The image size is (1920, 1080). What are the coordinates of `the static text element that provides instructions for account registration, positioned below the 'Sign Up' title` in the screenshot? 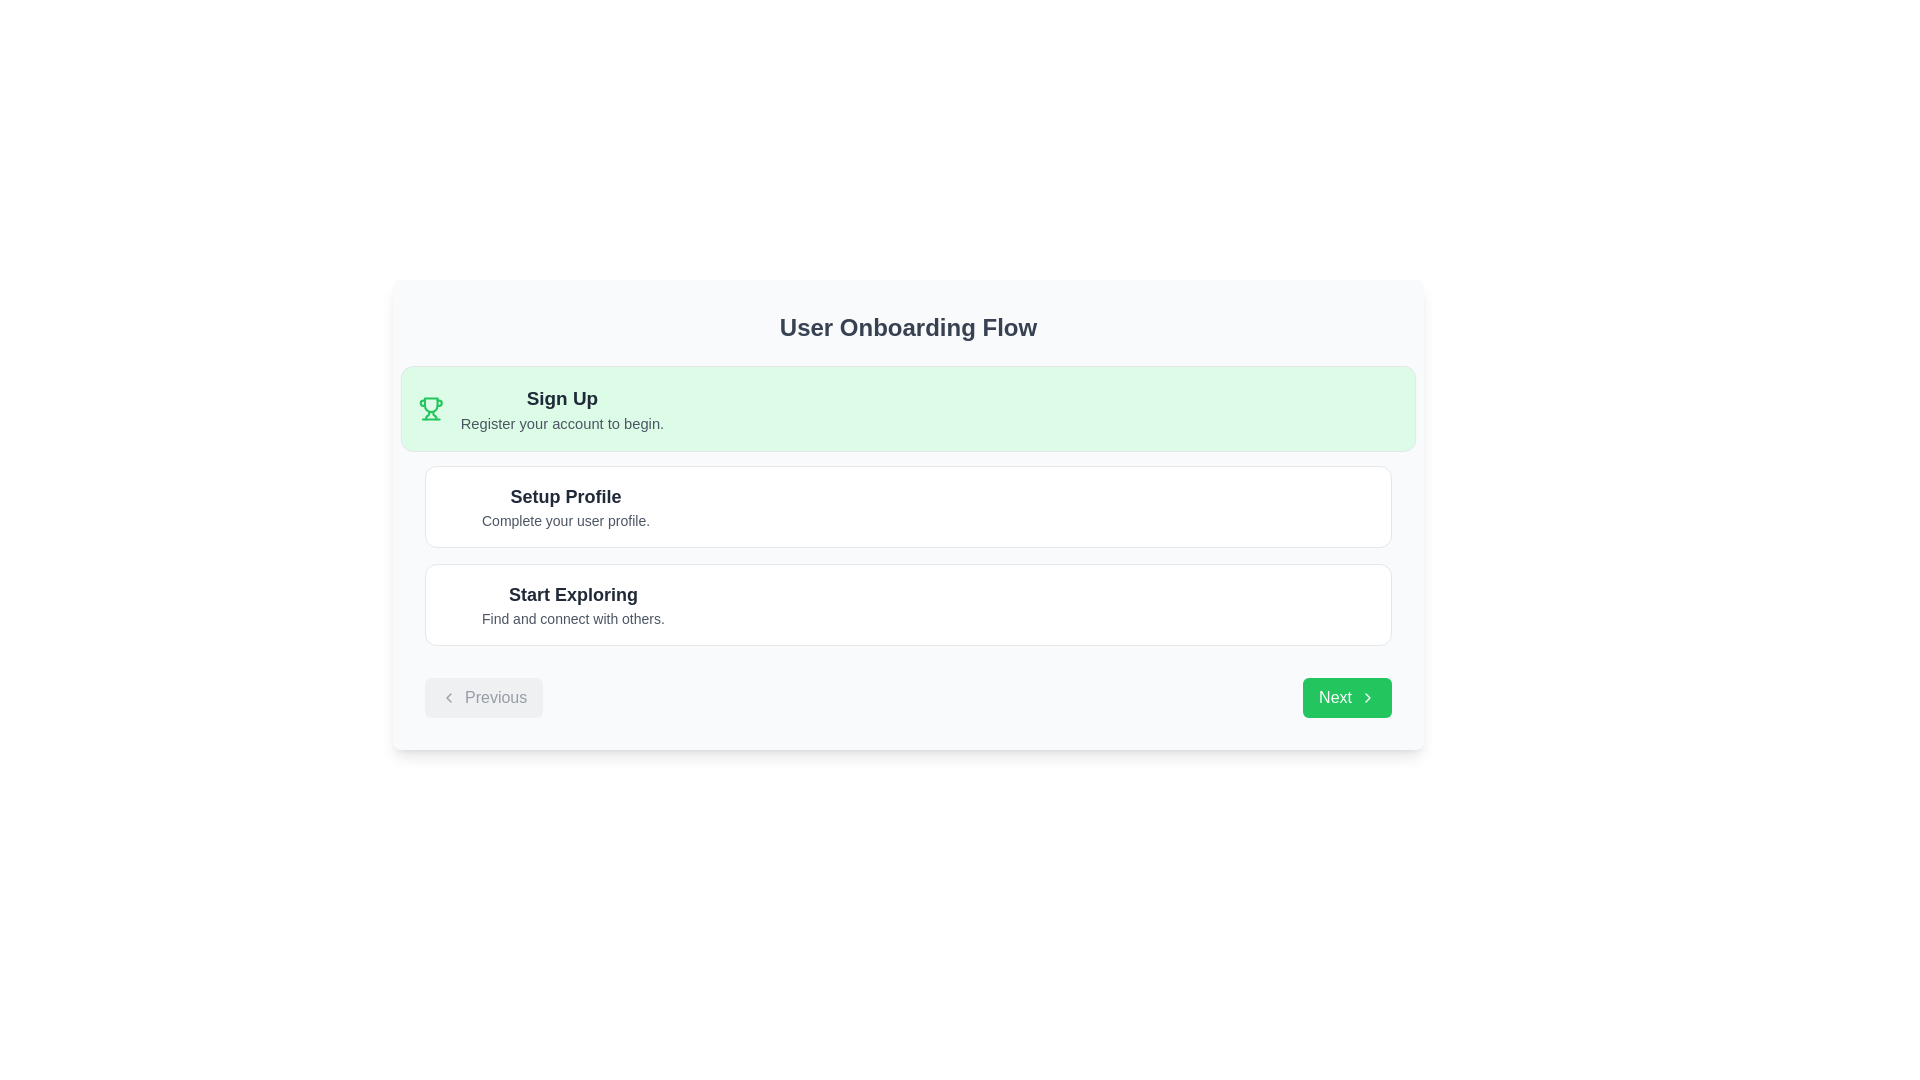 It's located at (561, 422).